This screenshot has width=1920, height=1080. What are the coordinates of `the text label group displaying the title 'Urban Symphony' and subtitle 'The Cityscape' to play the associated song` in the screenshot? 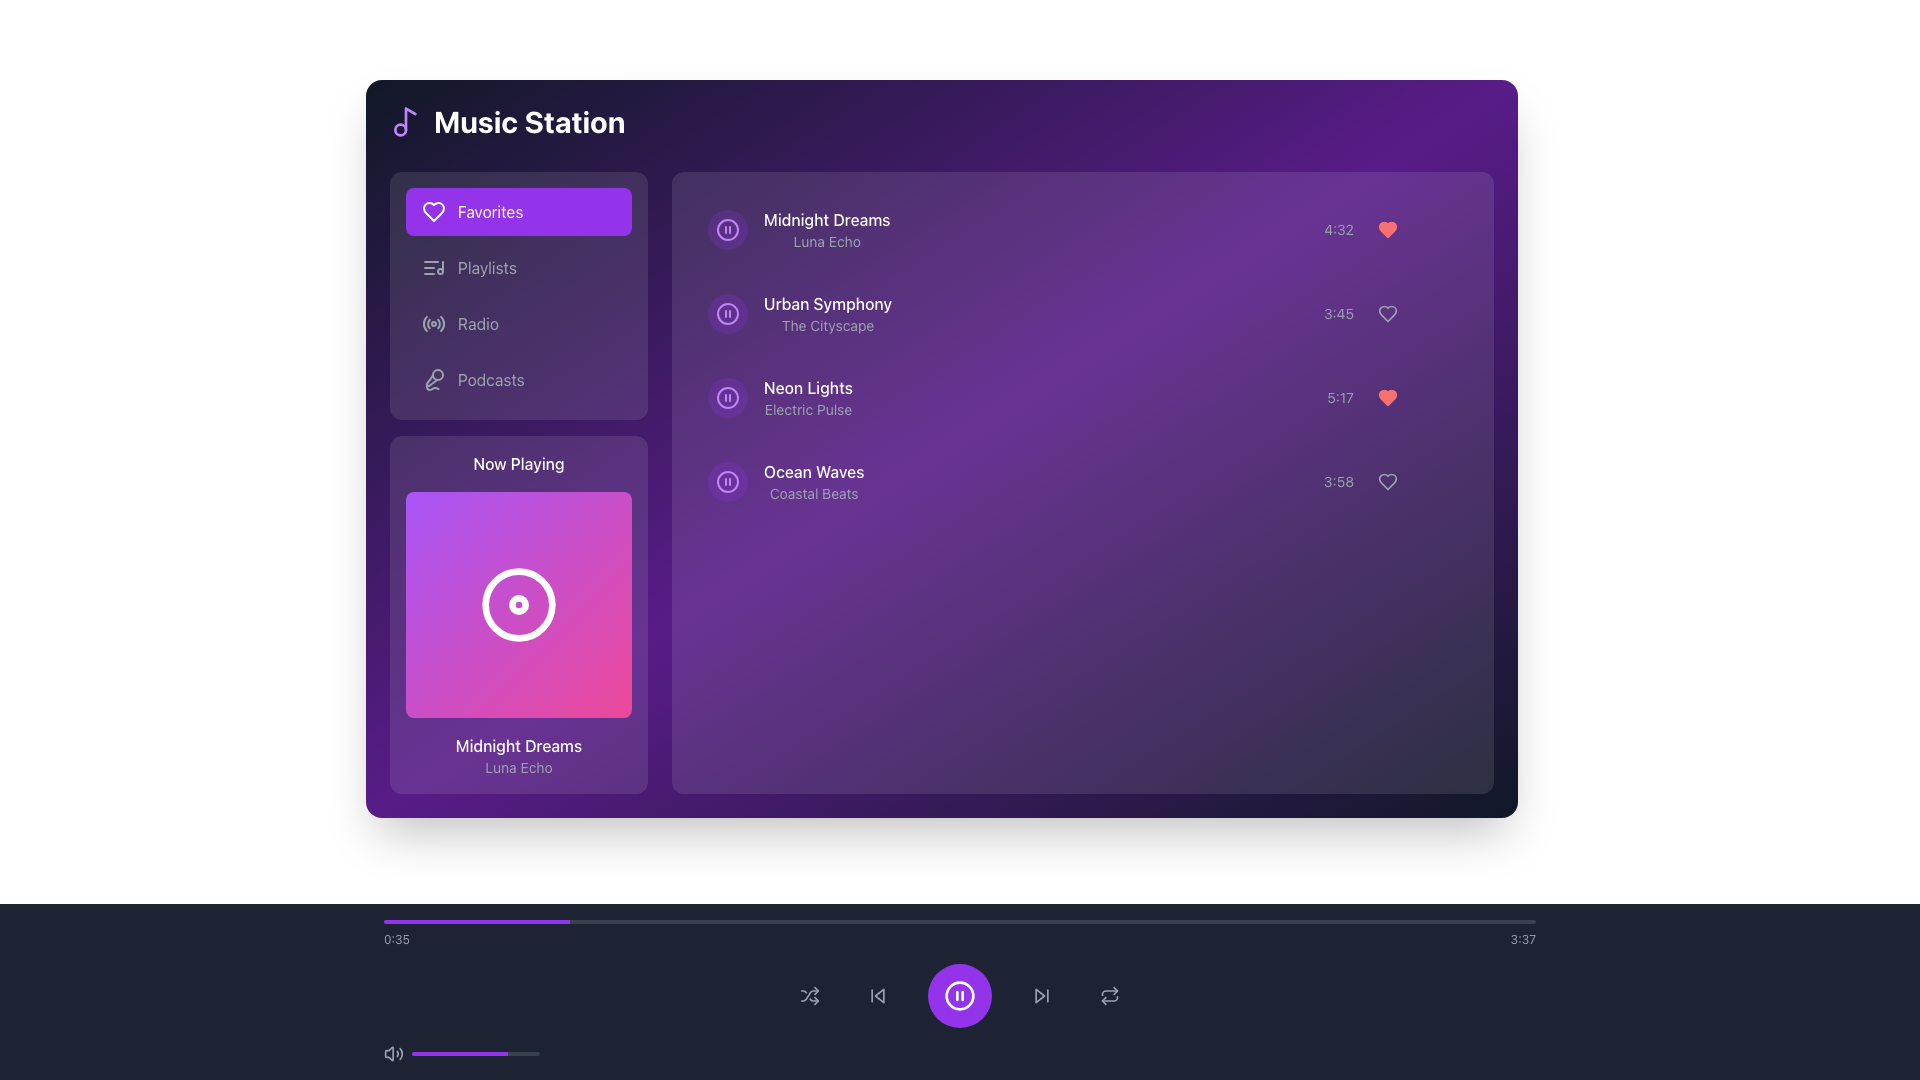 It's located at (828, 313).